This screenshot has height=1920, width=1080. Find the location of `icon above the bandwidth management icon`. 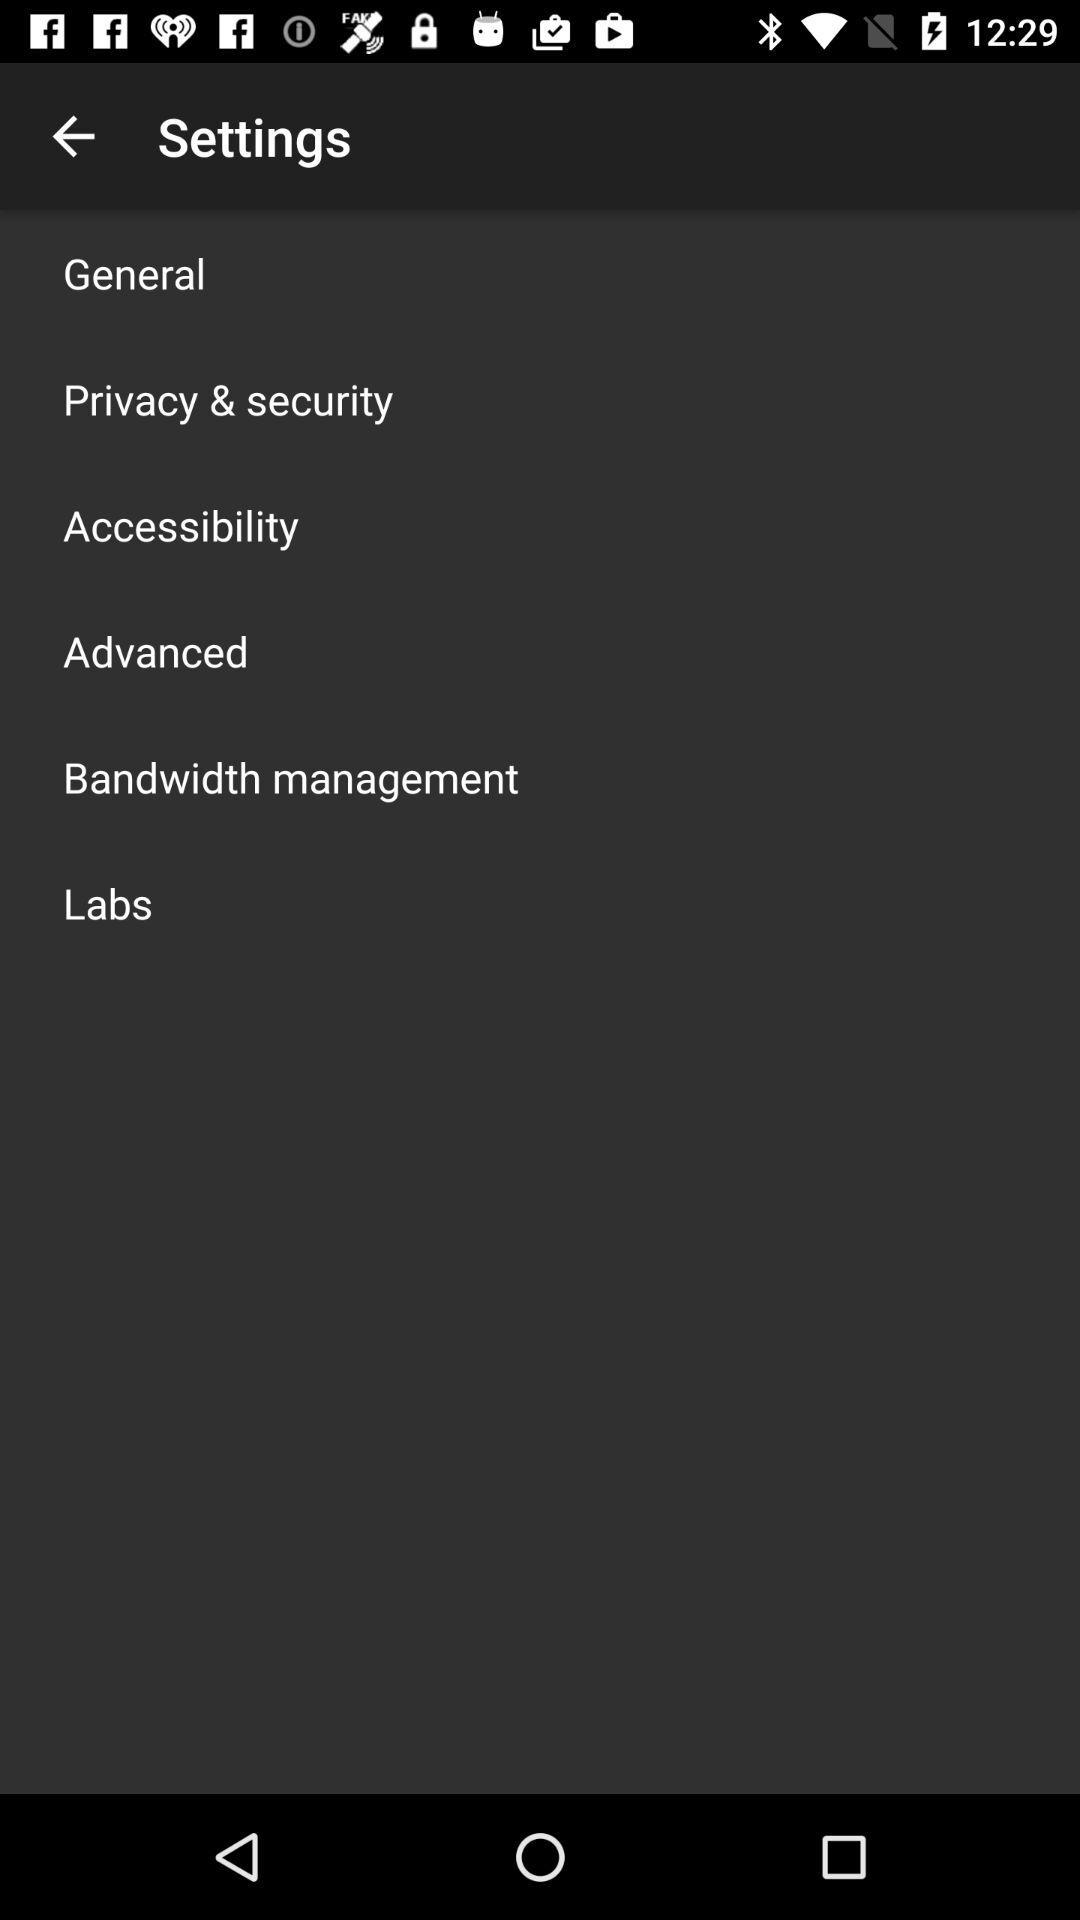

icon above the bandwidth management icon is located at coordinates (154, 651).